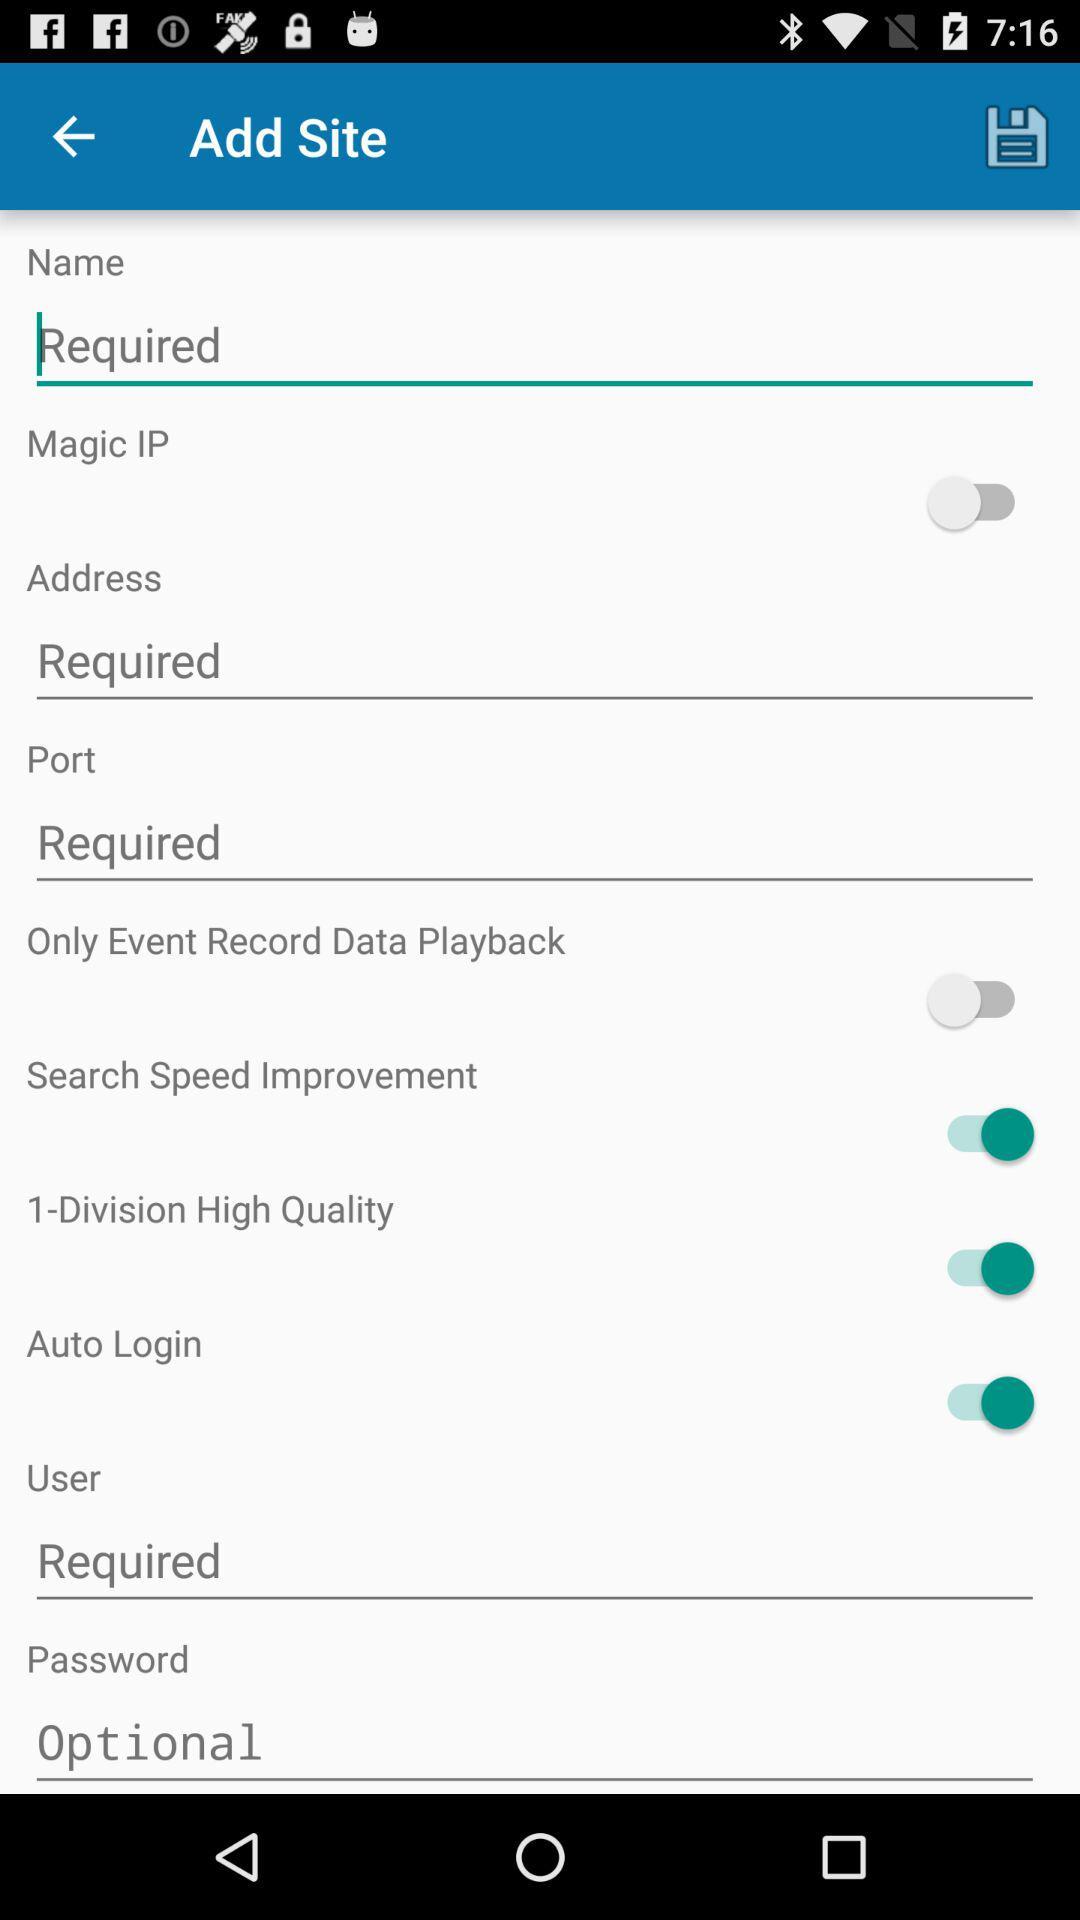 This screenshot has height=1920, width=1080. I want to click on enable magic ip feature, so click(979, 502).